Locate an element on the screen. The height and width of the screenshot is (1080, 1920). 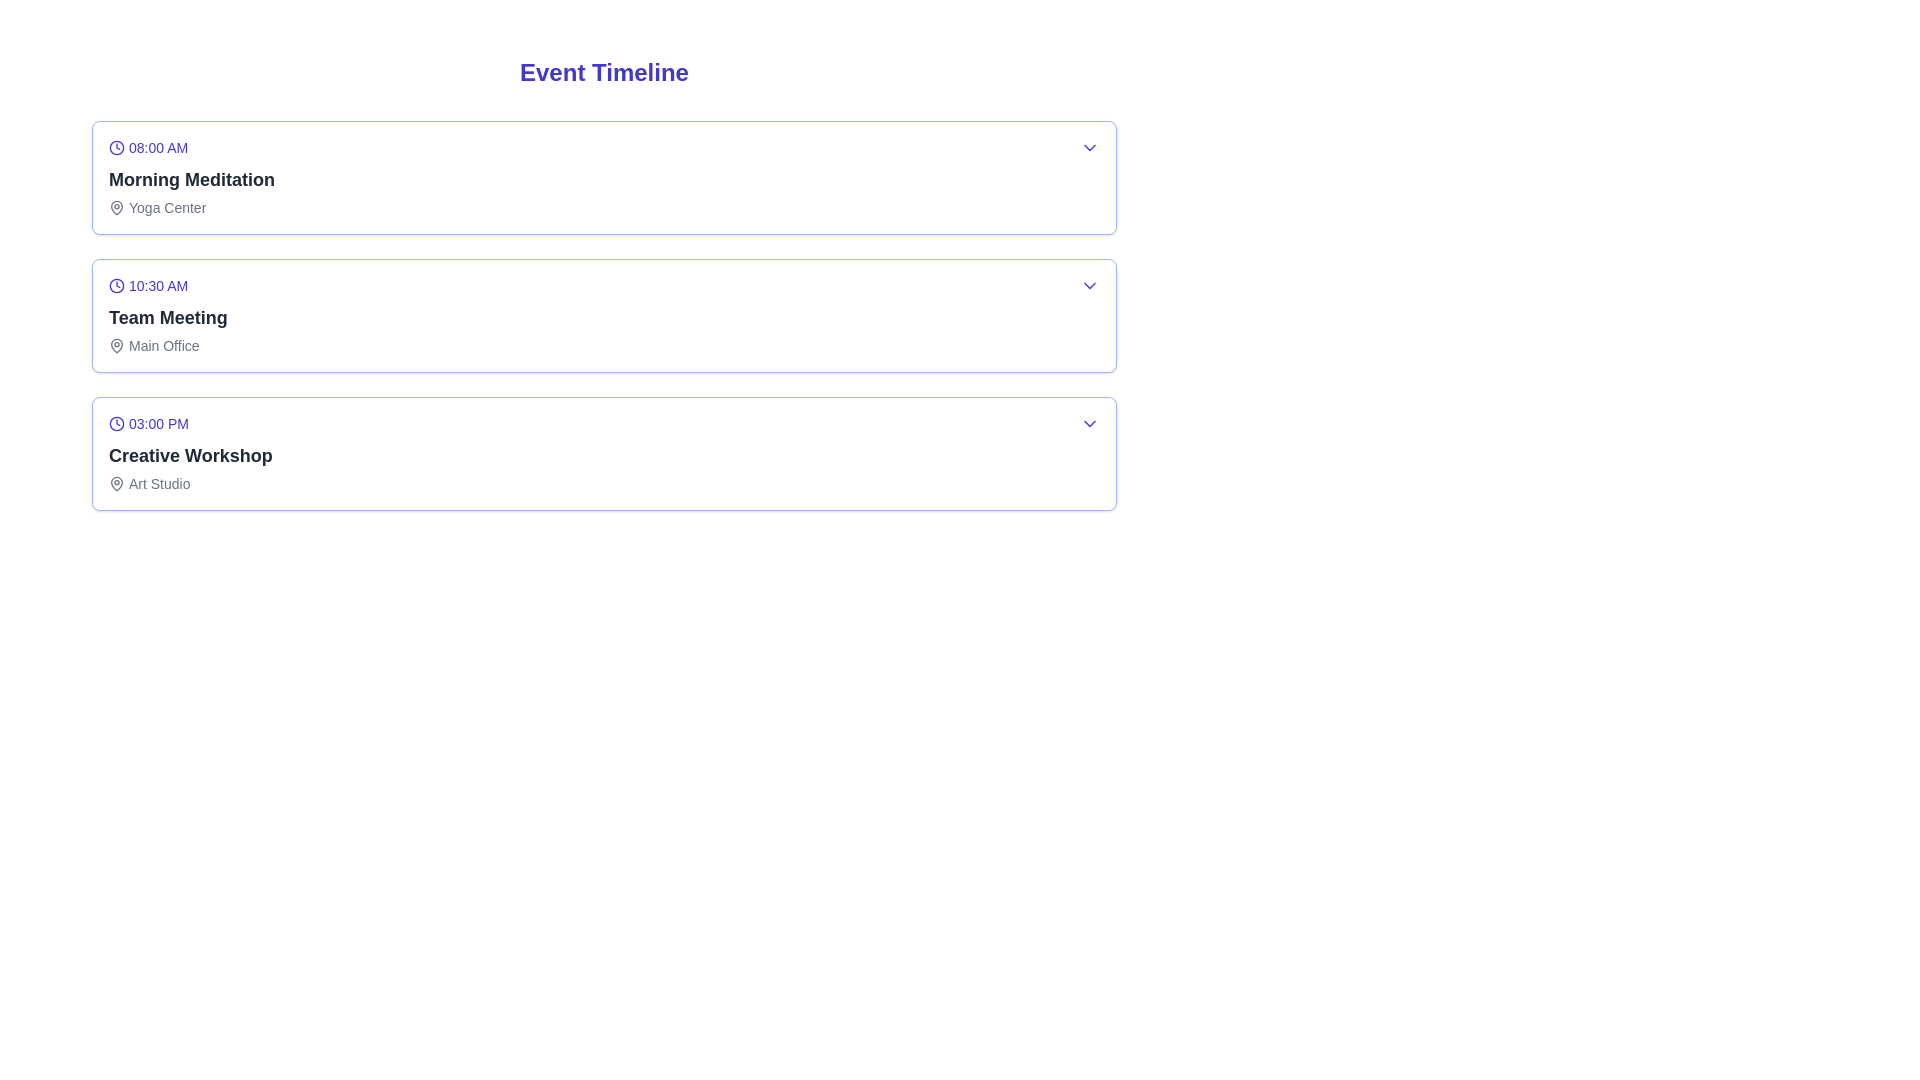
the chevron icon button that toggles the expansion or collapse of detailed information for the 'Team Meeting' entry in the timeline view for visual feedback is located at coordinates (1088, 285).